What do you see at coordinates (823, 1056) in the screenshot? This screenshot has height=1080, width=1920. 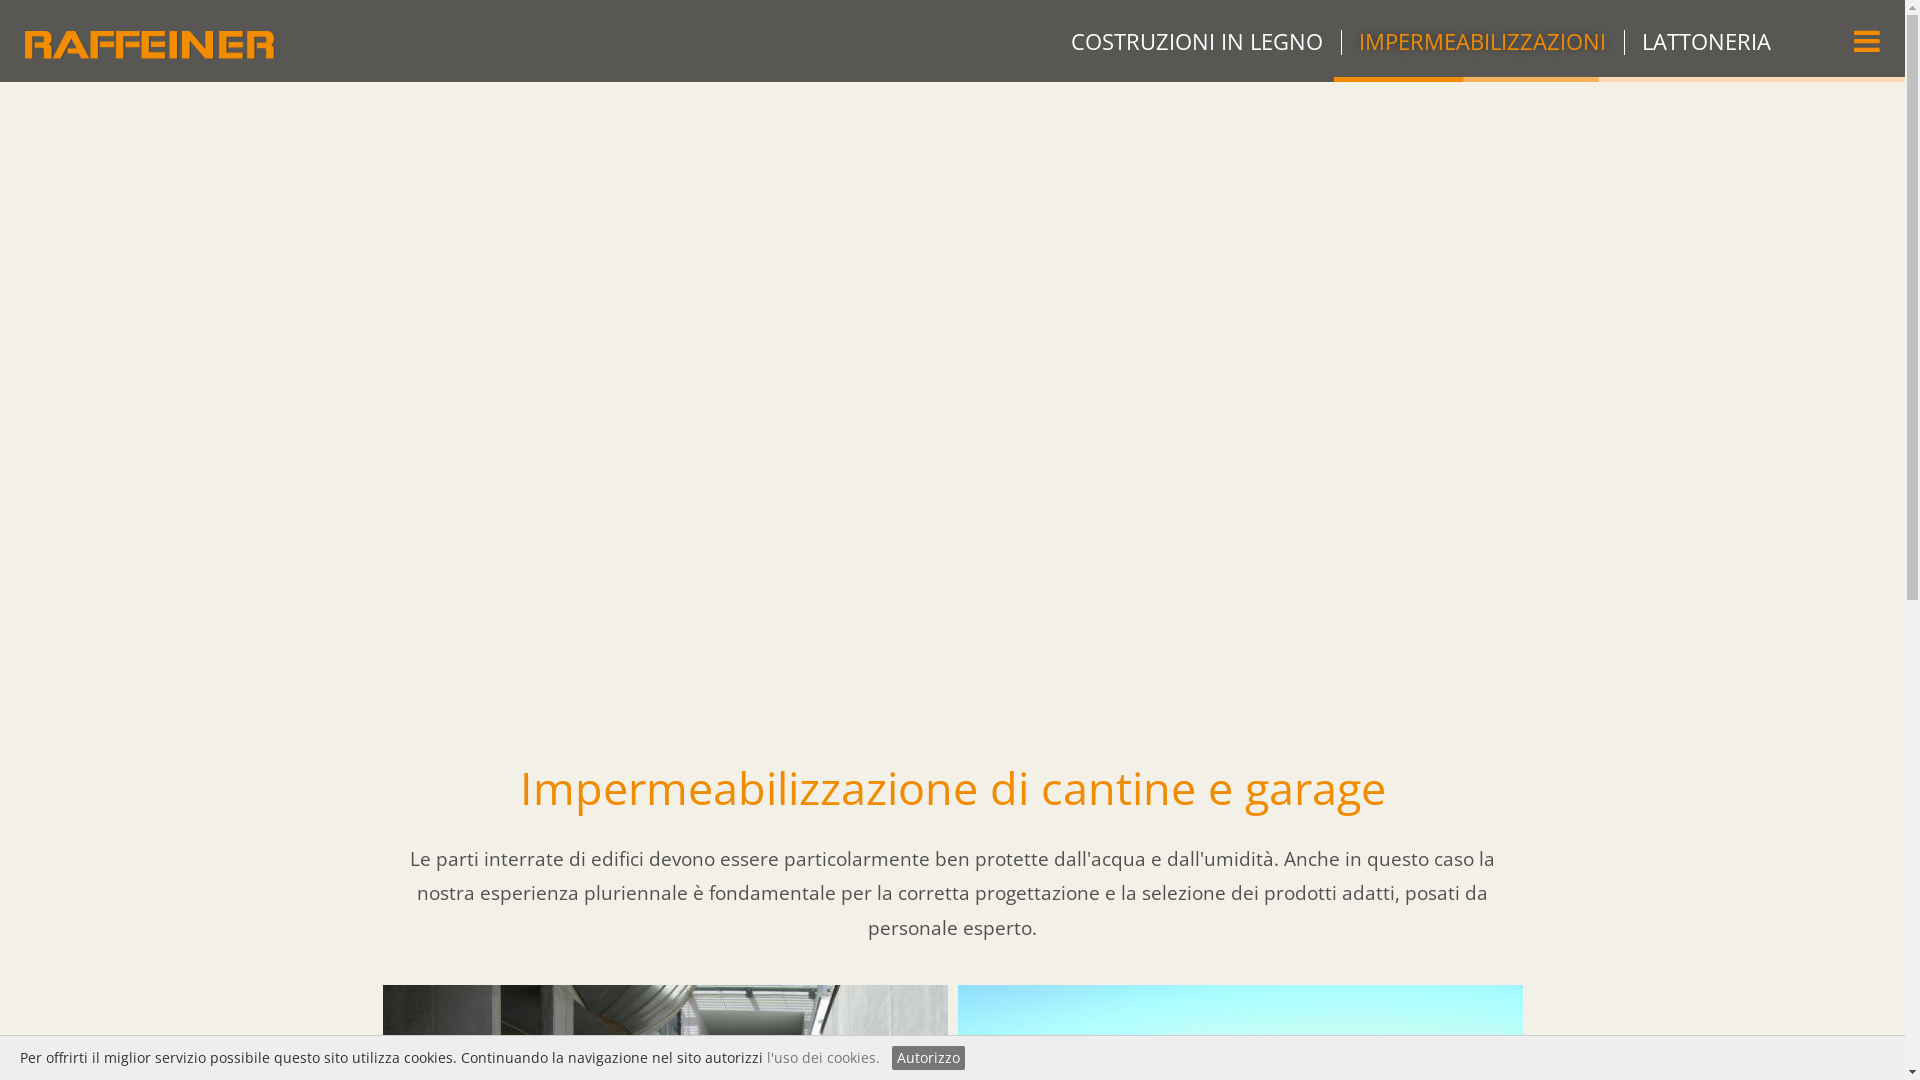 I see `'l'uso dei cookies.'` at bounding box center [823, 1056].